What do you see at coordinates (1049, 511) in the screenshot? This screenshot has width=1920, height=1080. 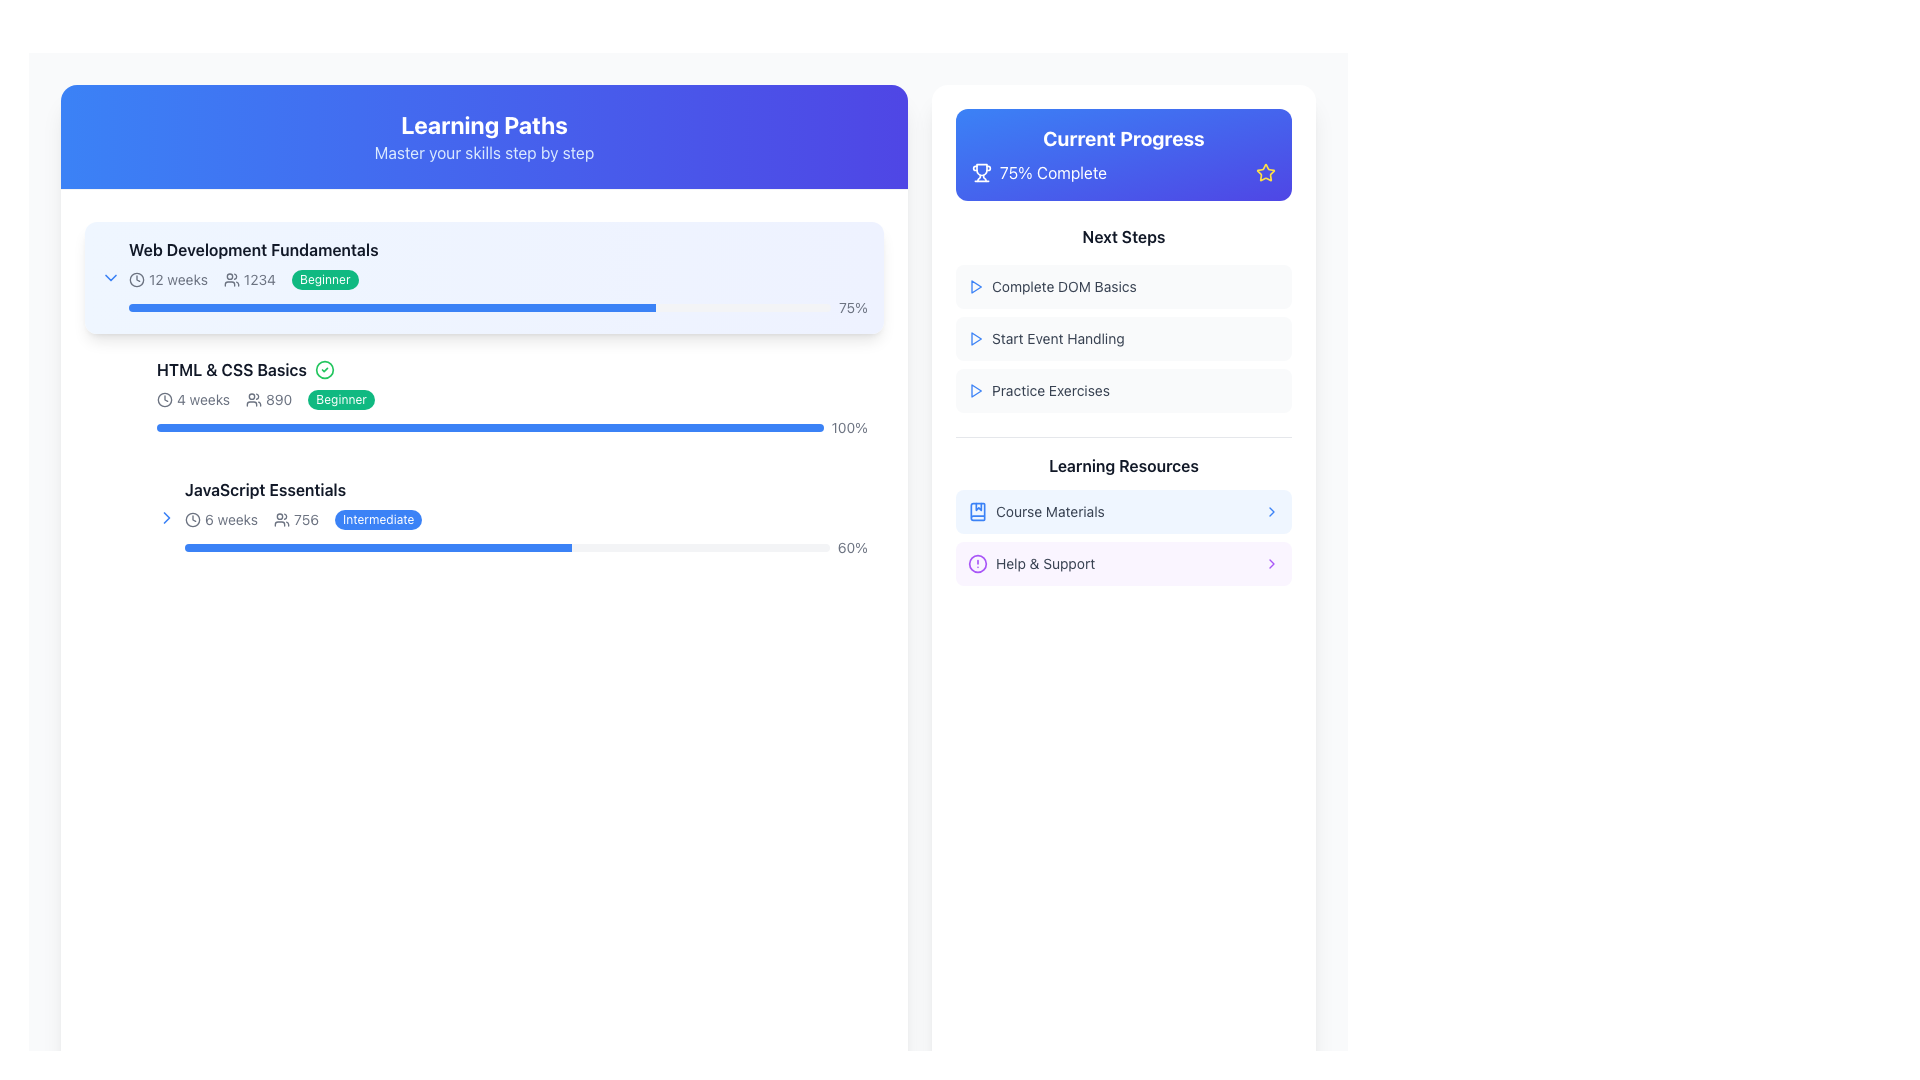 I see `text of the label that describes the first resource listed under the 'Learning Resources' heading in the right panel, positioned immediately after the book icon` at bounding box center [1049, 511].